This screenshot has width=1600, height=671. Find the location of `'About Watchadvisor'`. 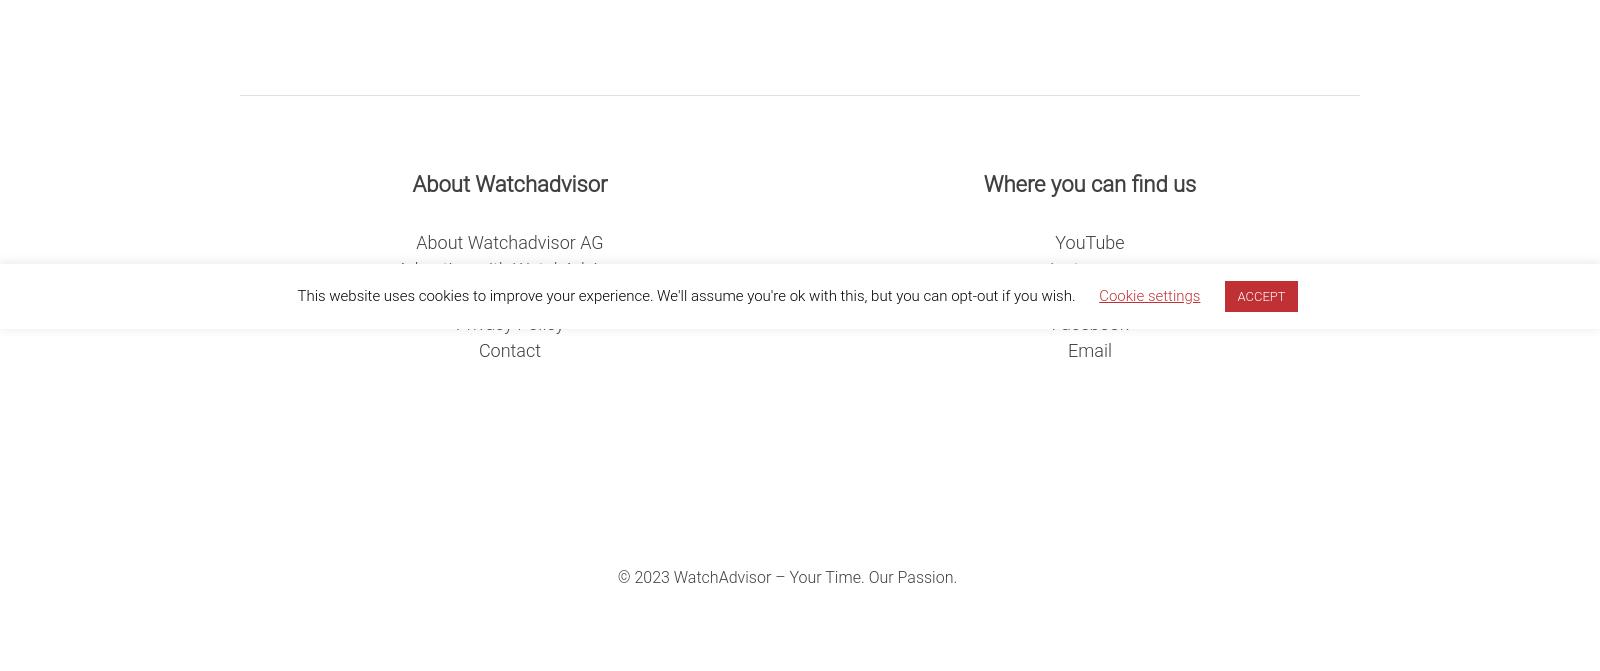

'About Watchadvisor' is located at coordinates (508, 184).